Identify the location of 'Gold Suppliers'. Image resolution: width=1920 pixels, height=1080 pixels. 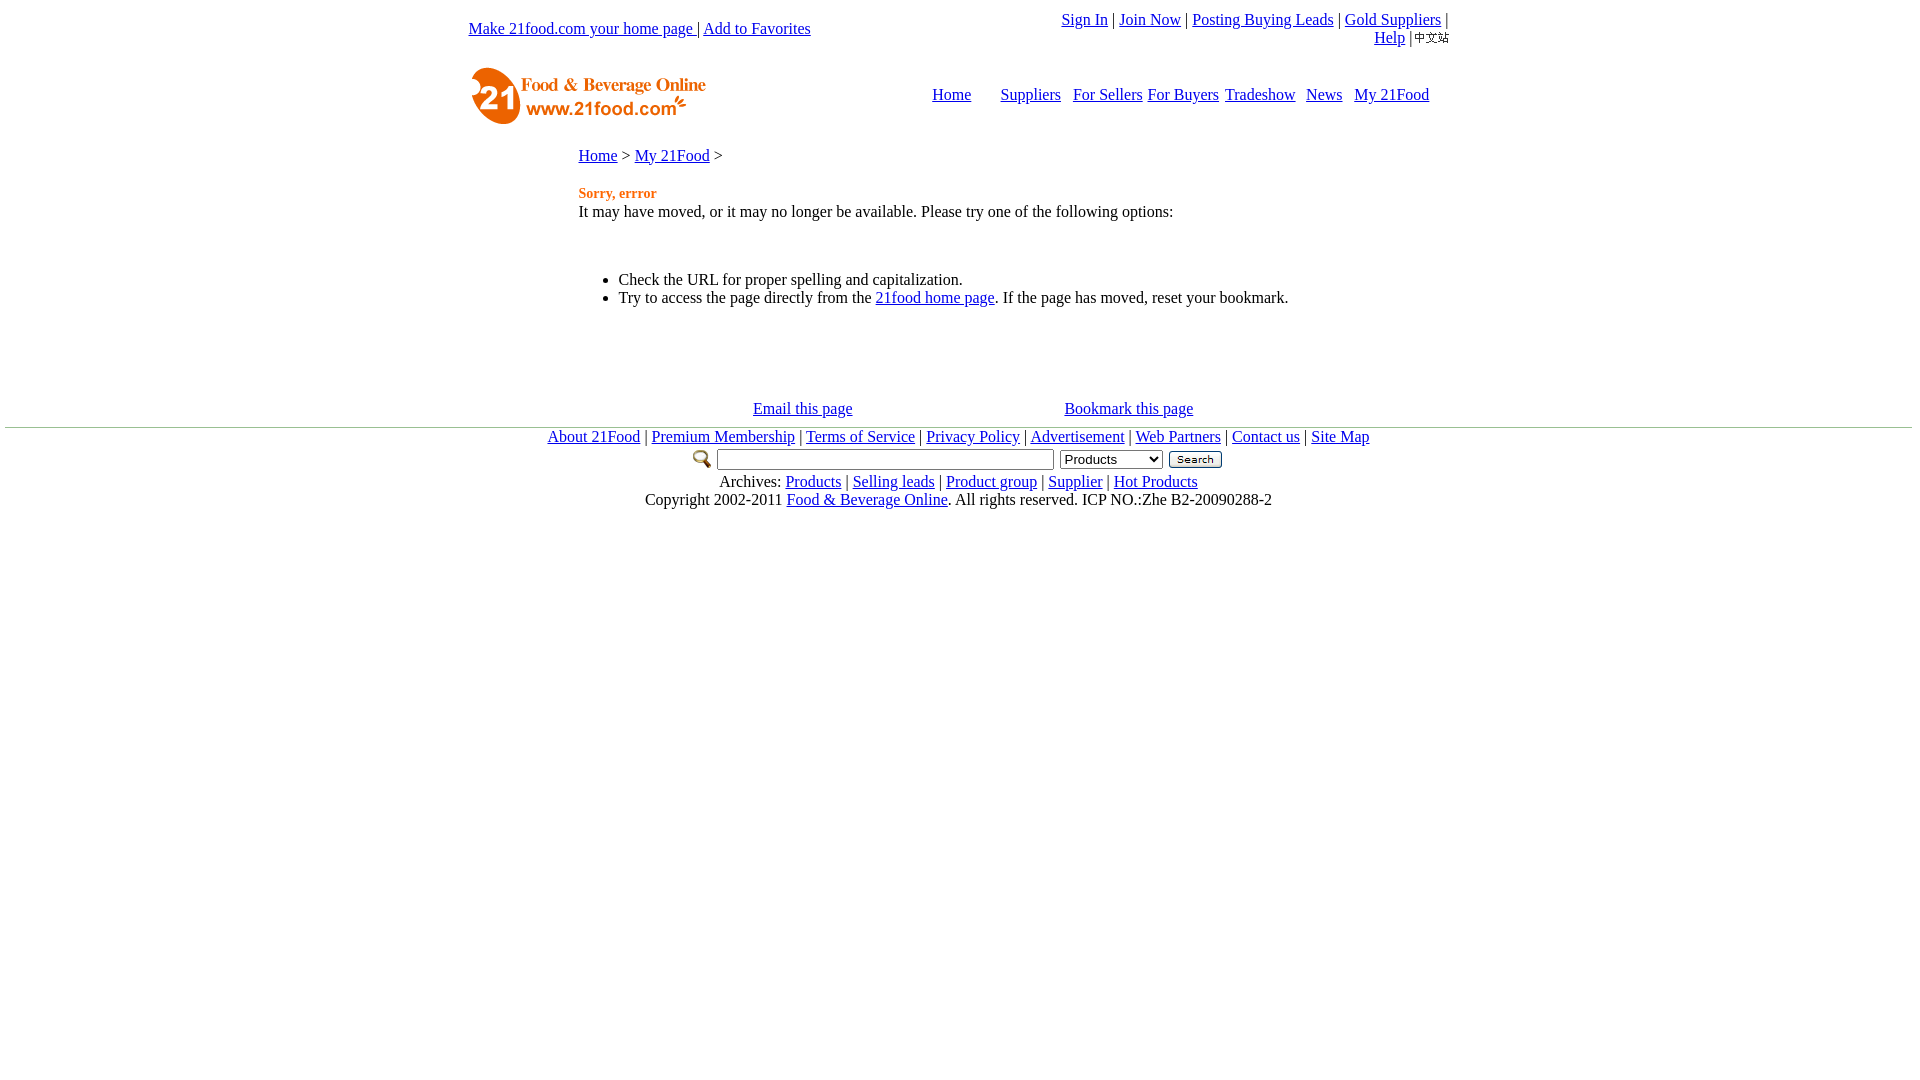
(1391, 19).